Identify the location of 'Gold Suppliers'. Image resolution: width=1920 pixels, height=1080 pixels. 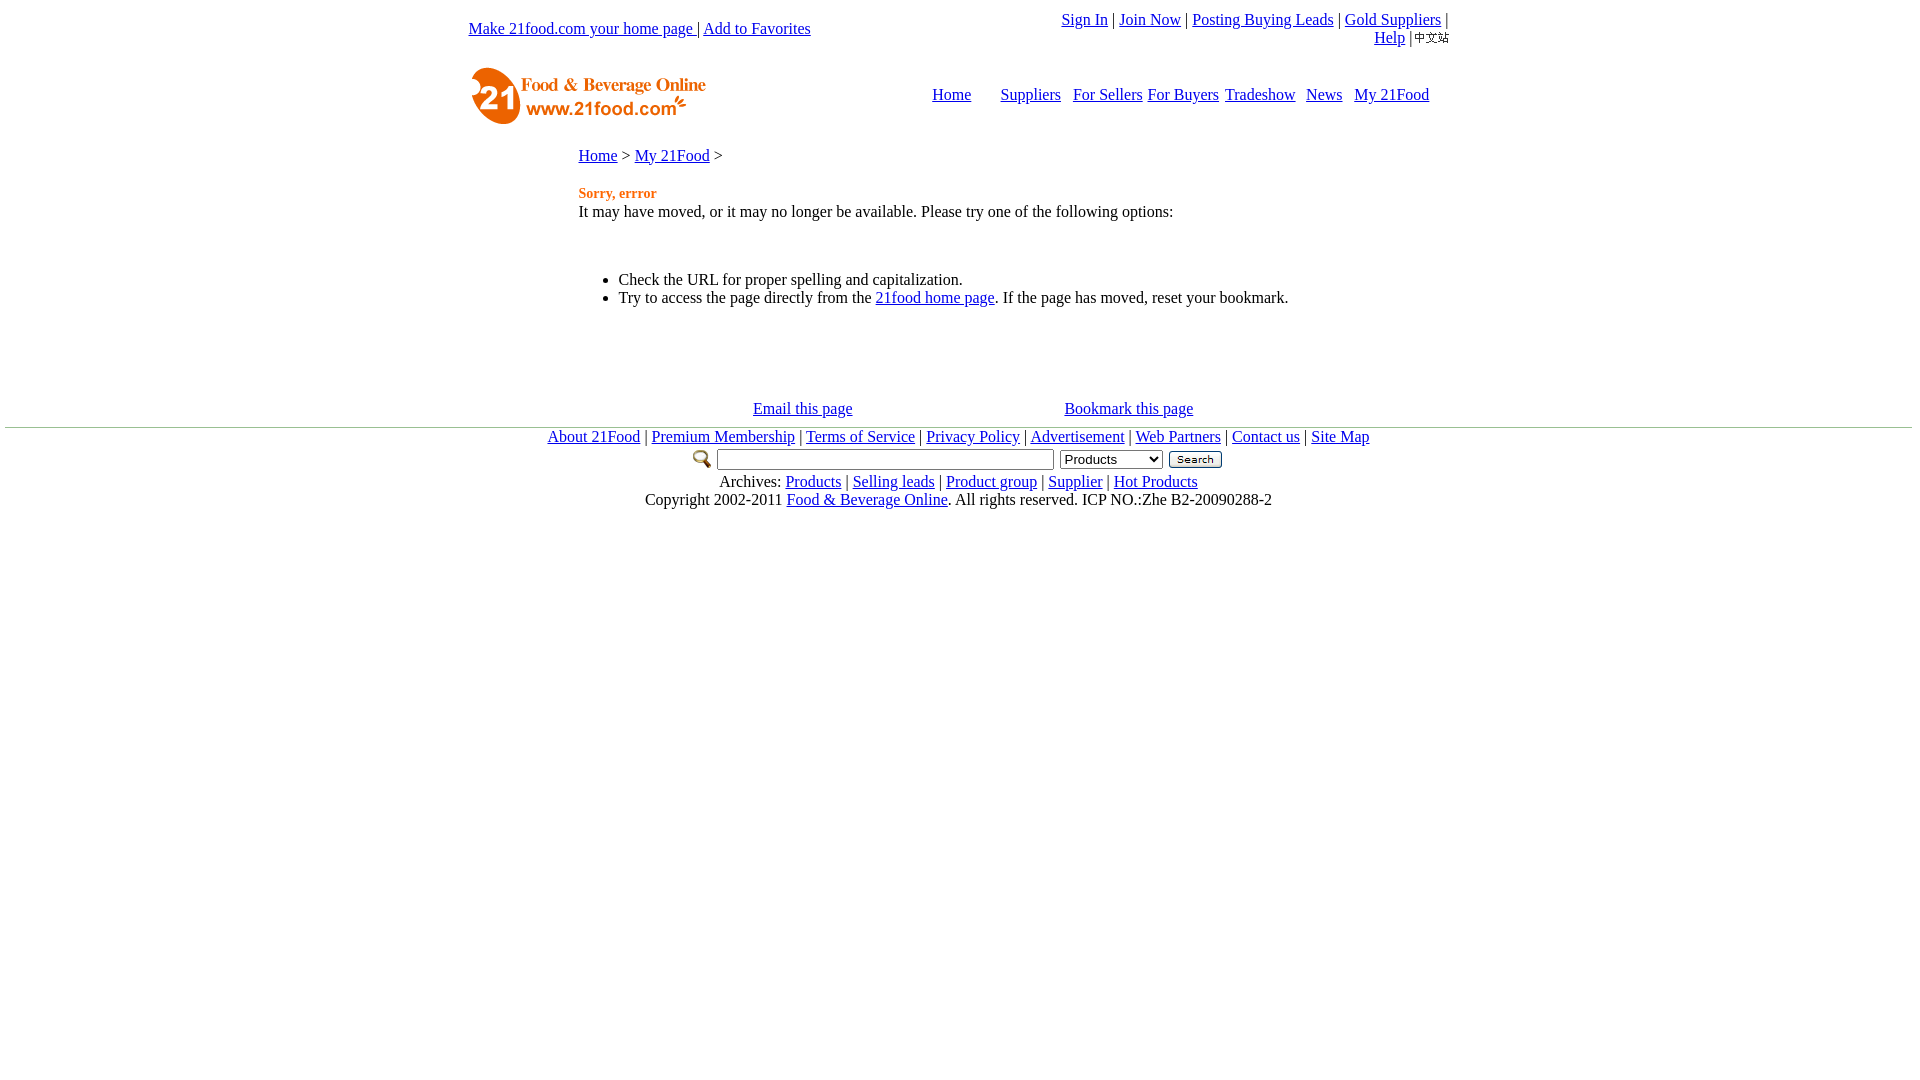
(1391, 19).